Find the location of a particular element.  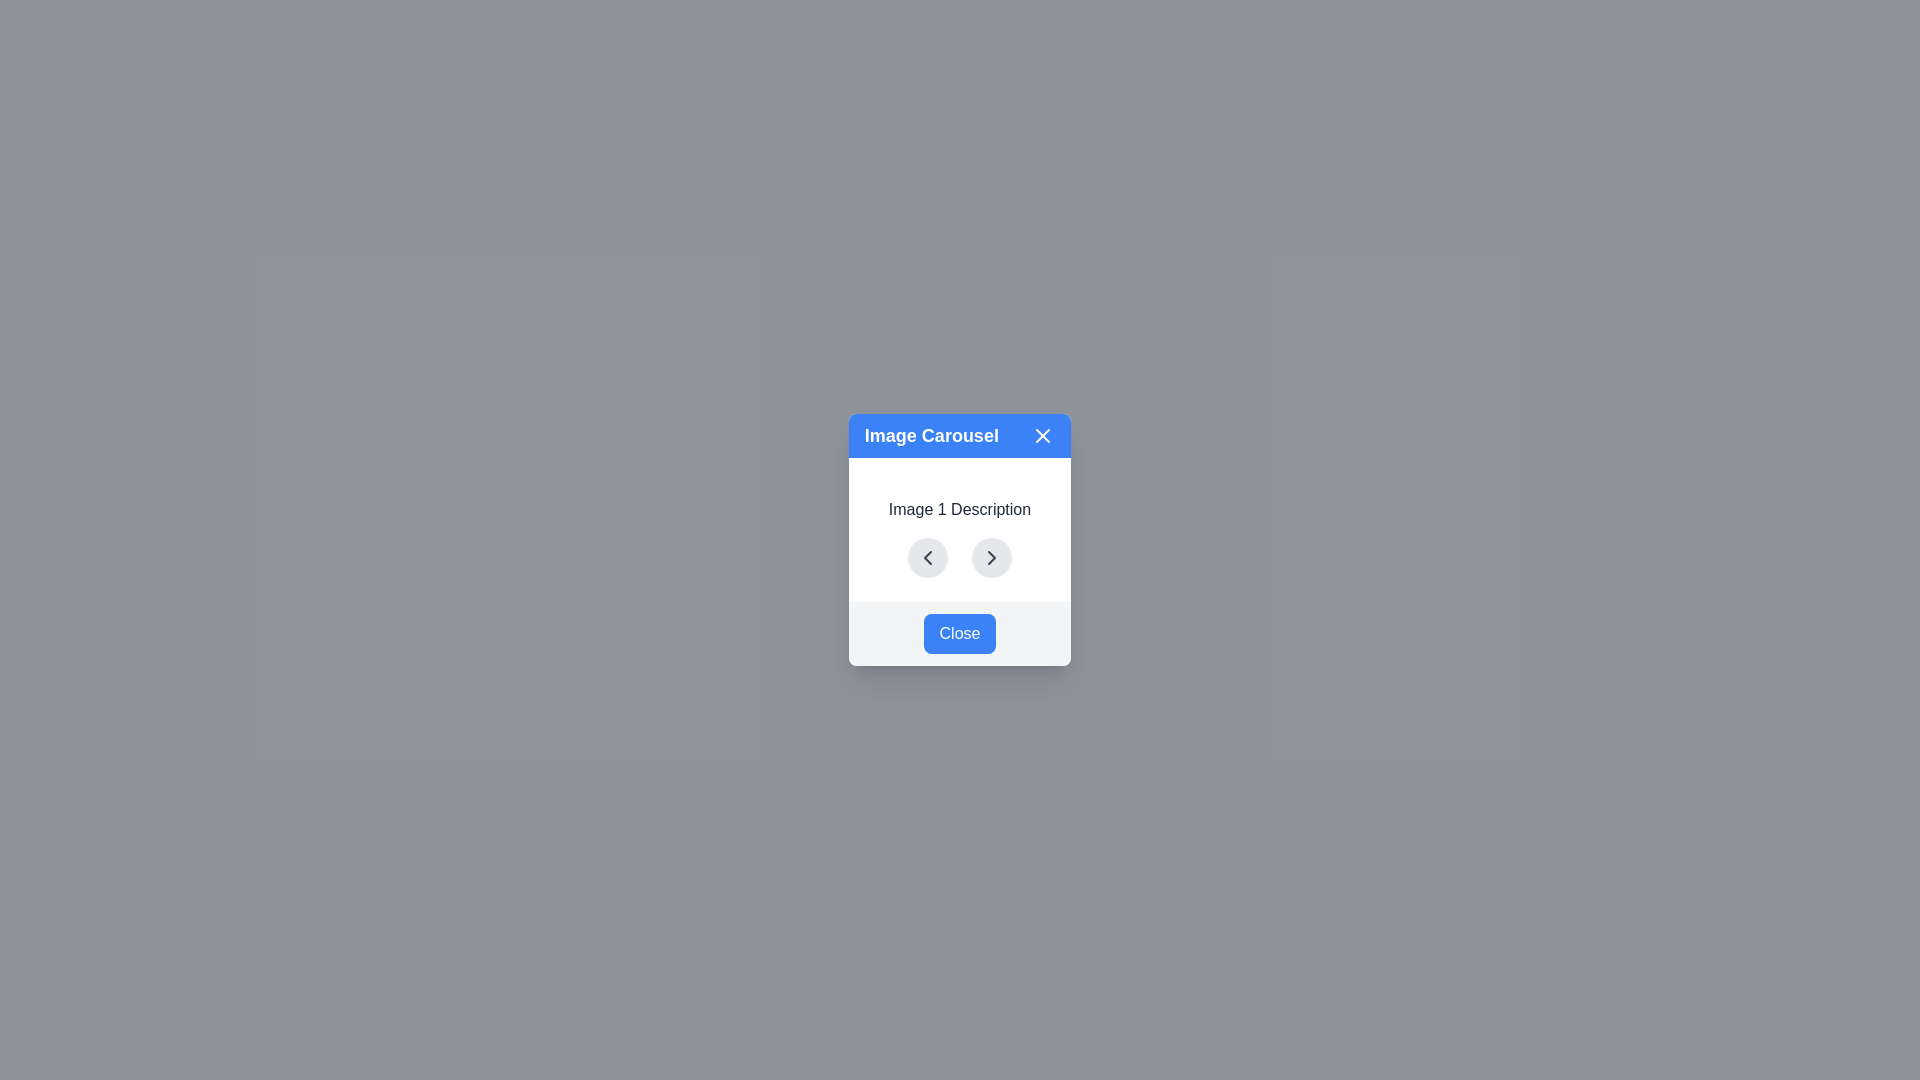

keyboard navigation is located at coordinates (992, 558).